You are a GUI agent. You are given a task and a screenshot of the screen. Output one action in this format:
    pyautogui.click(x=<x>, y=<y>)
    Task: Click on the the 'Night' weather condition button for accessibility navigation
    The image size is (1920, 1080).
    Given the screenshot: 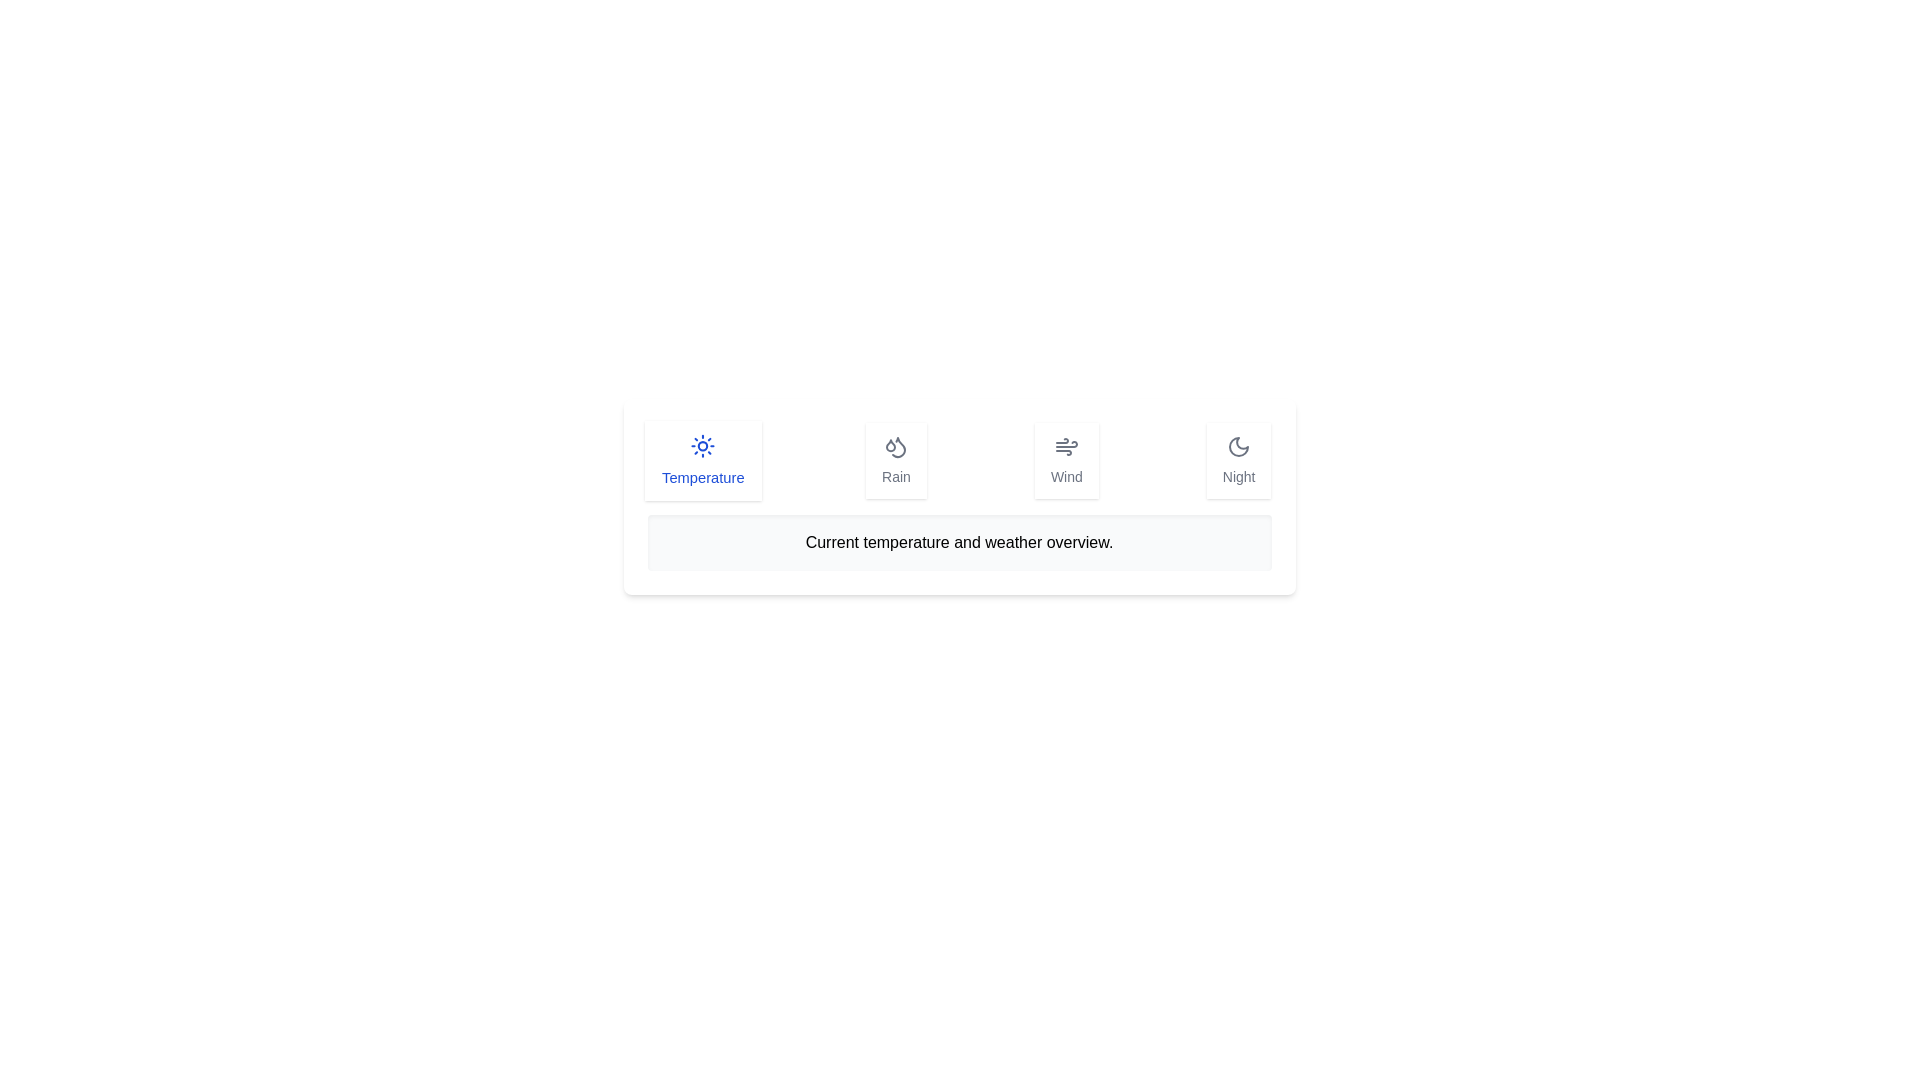 What is the action you would take?
    pyautogui.click(x=1238, y=446)
    